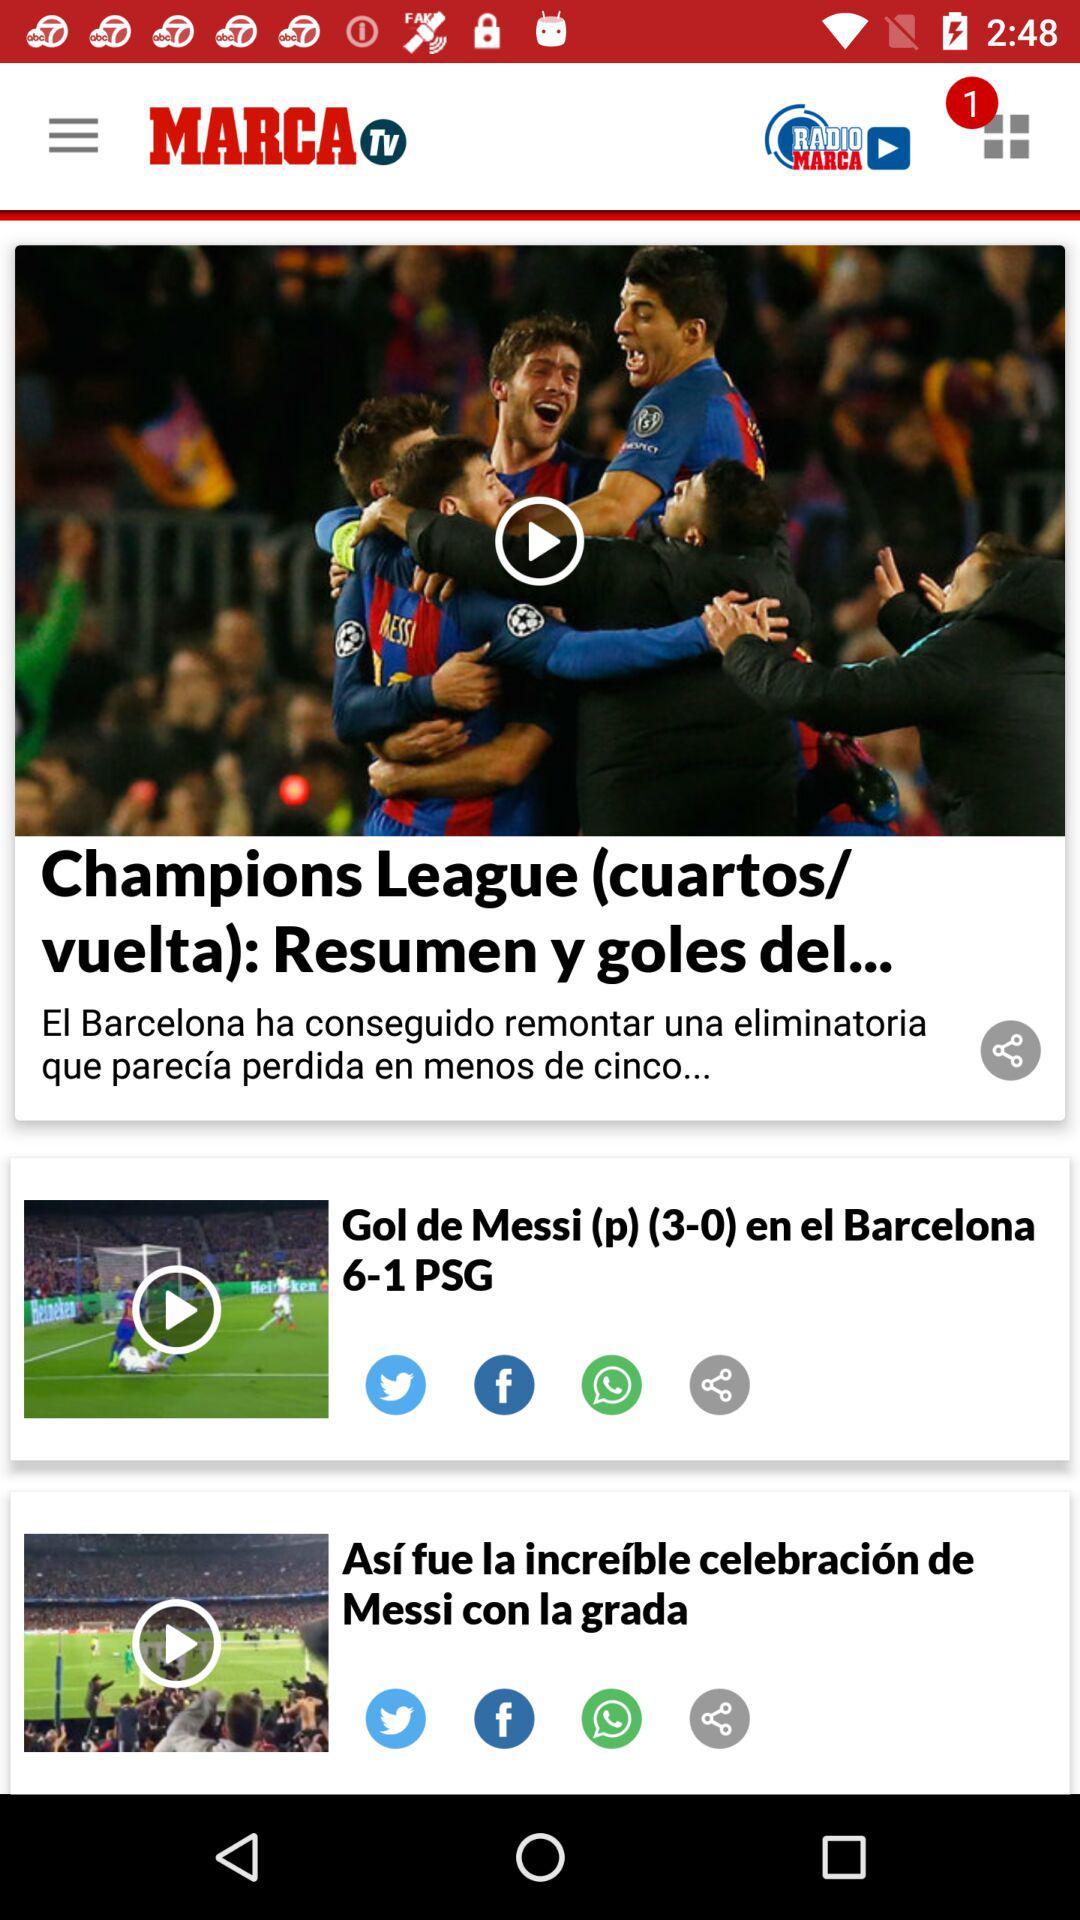 The height and width of the screenshot is (1920, 1080). Describe the element at coordinates (396, 1717) in the screenshot. I see `share on twitter` at that location.